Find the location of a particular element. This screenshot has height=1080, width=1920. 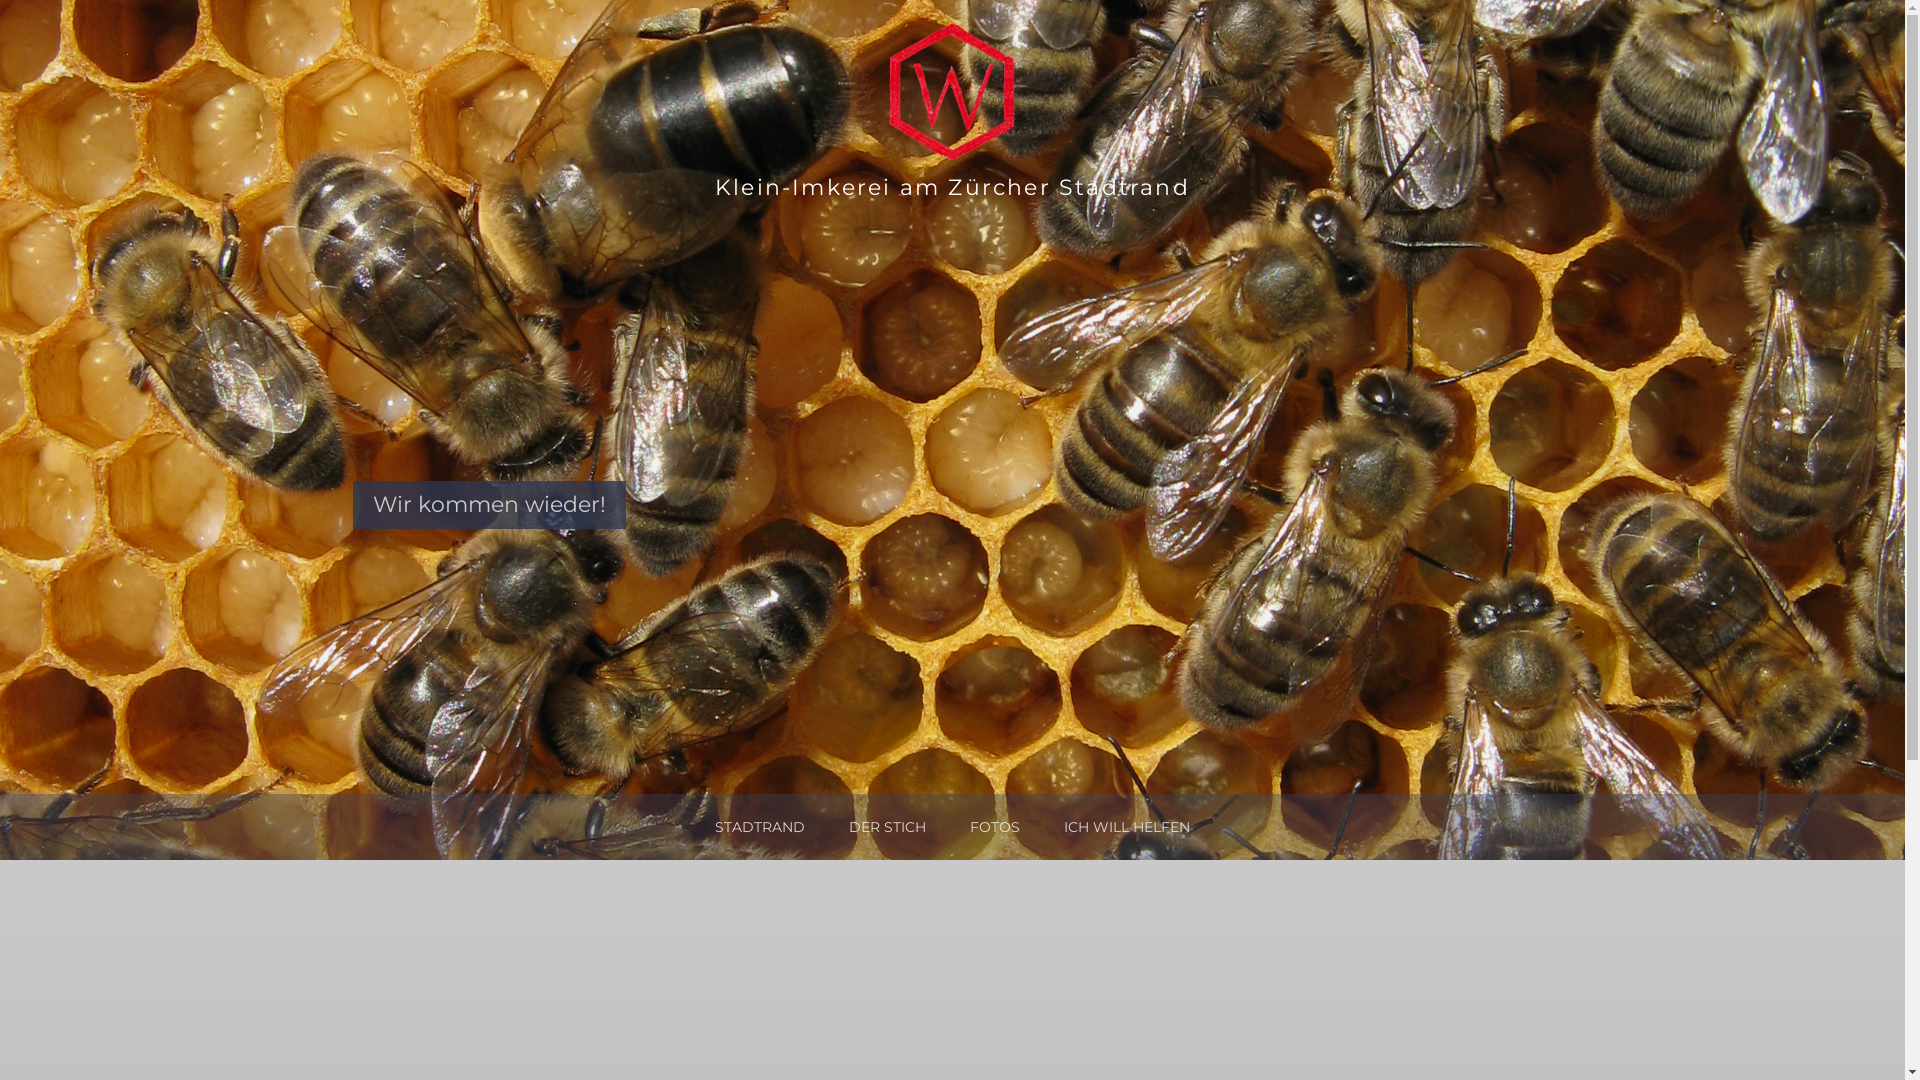

'ICH WILL HELFEN' is located at coordinates (1063, 826).